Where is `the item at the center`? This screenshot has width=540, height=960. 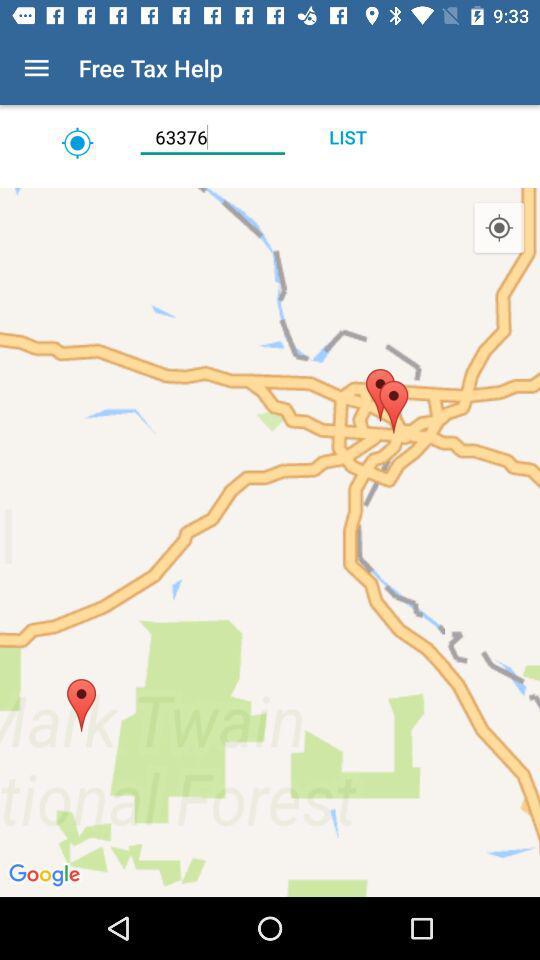
the item at the center is located at coordinates (270, 542).